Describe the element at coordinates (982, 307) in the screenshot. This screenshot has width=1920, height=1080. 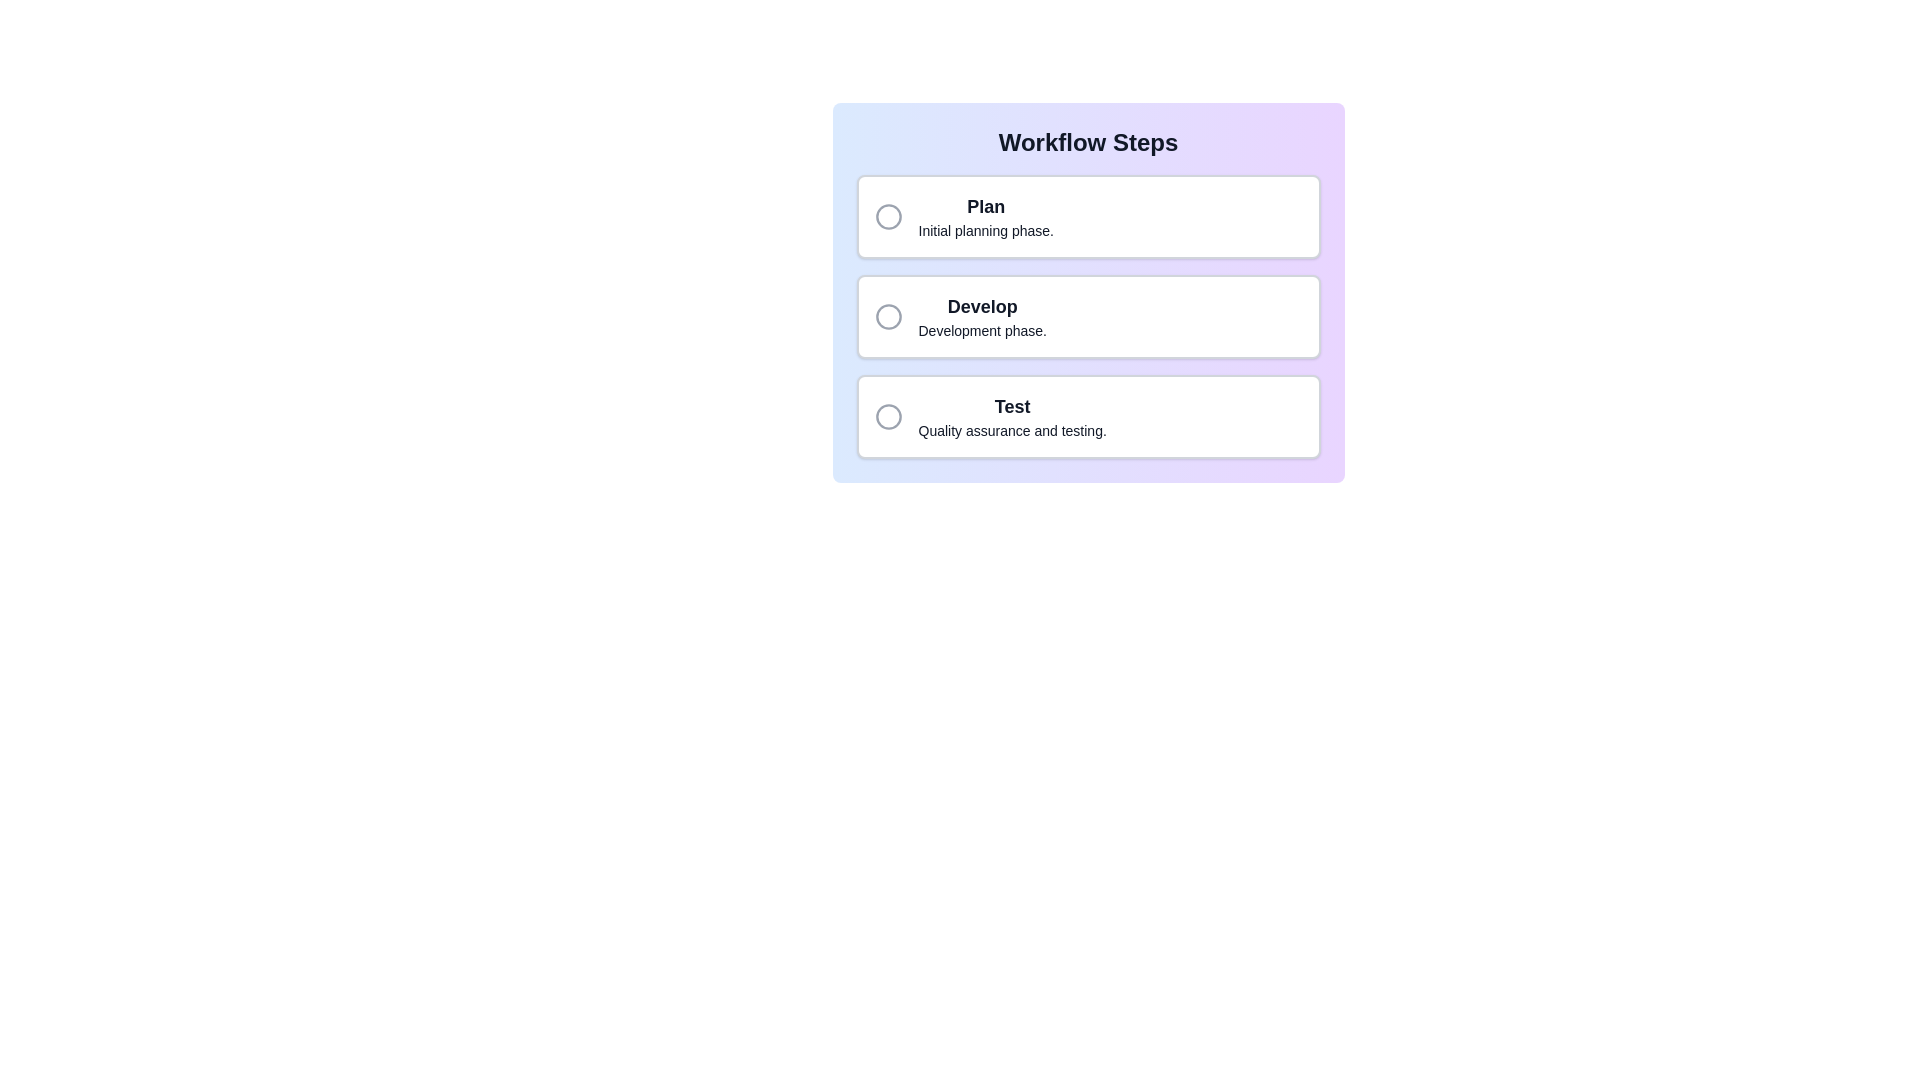
I see `the text label displaying 'Develop', which is positioned as the header text within the second workflow step panel, centrally aligned between the 'Plan' and 'Test' sections` at that location.